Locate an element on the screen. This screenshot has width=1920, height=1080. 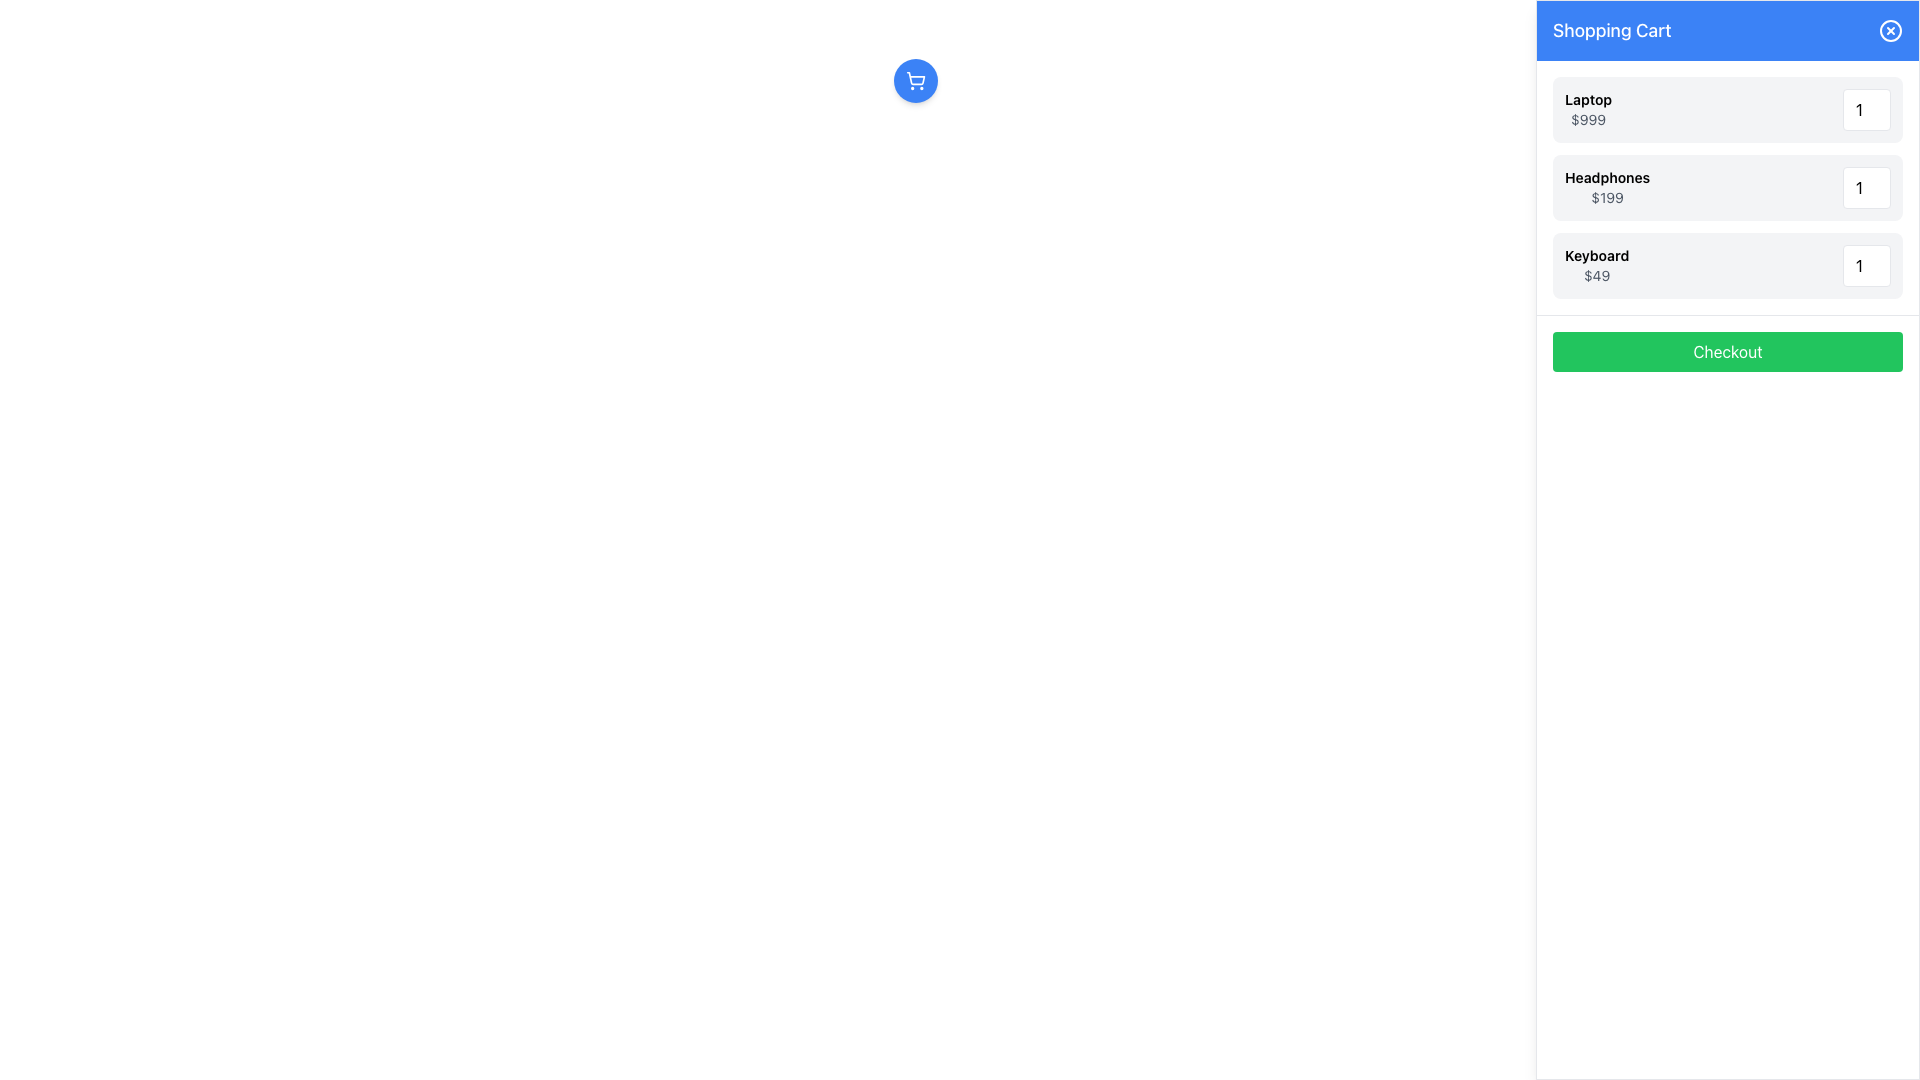
the 'Headphones' text label displaying the price '$199' in the shopping cart interface, which is located under the 'Laptop' item and above the 'Keyboard' item is located at coordinates (1607, 188).